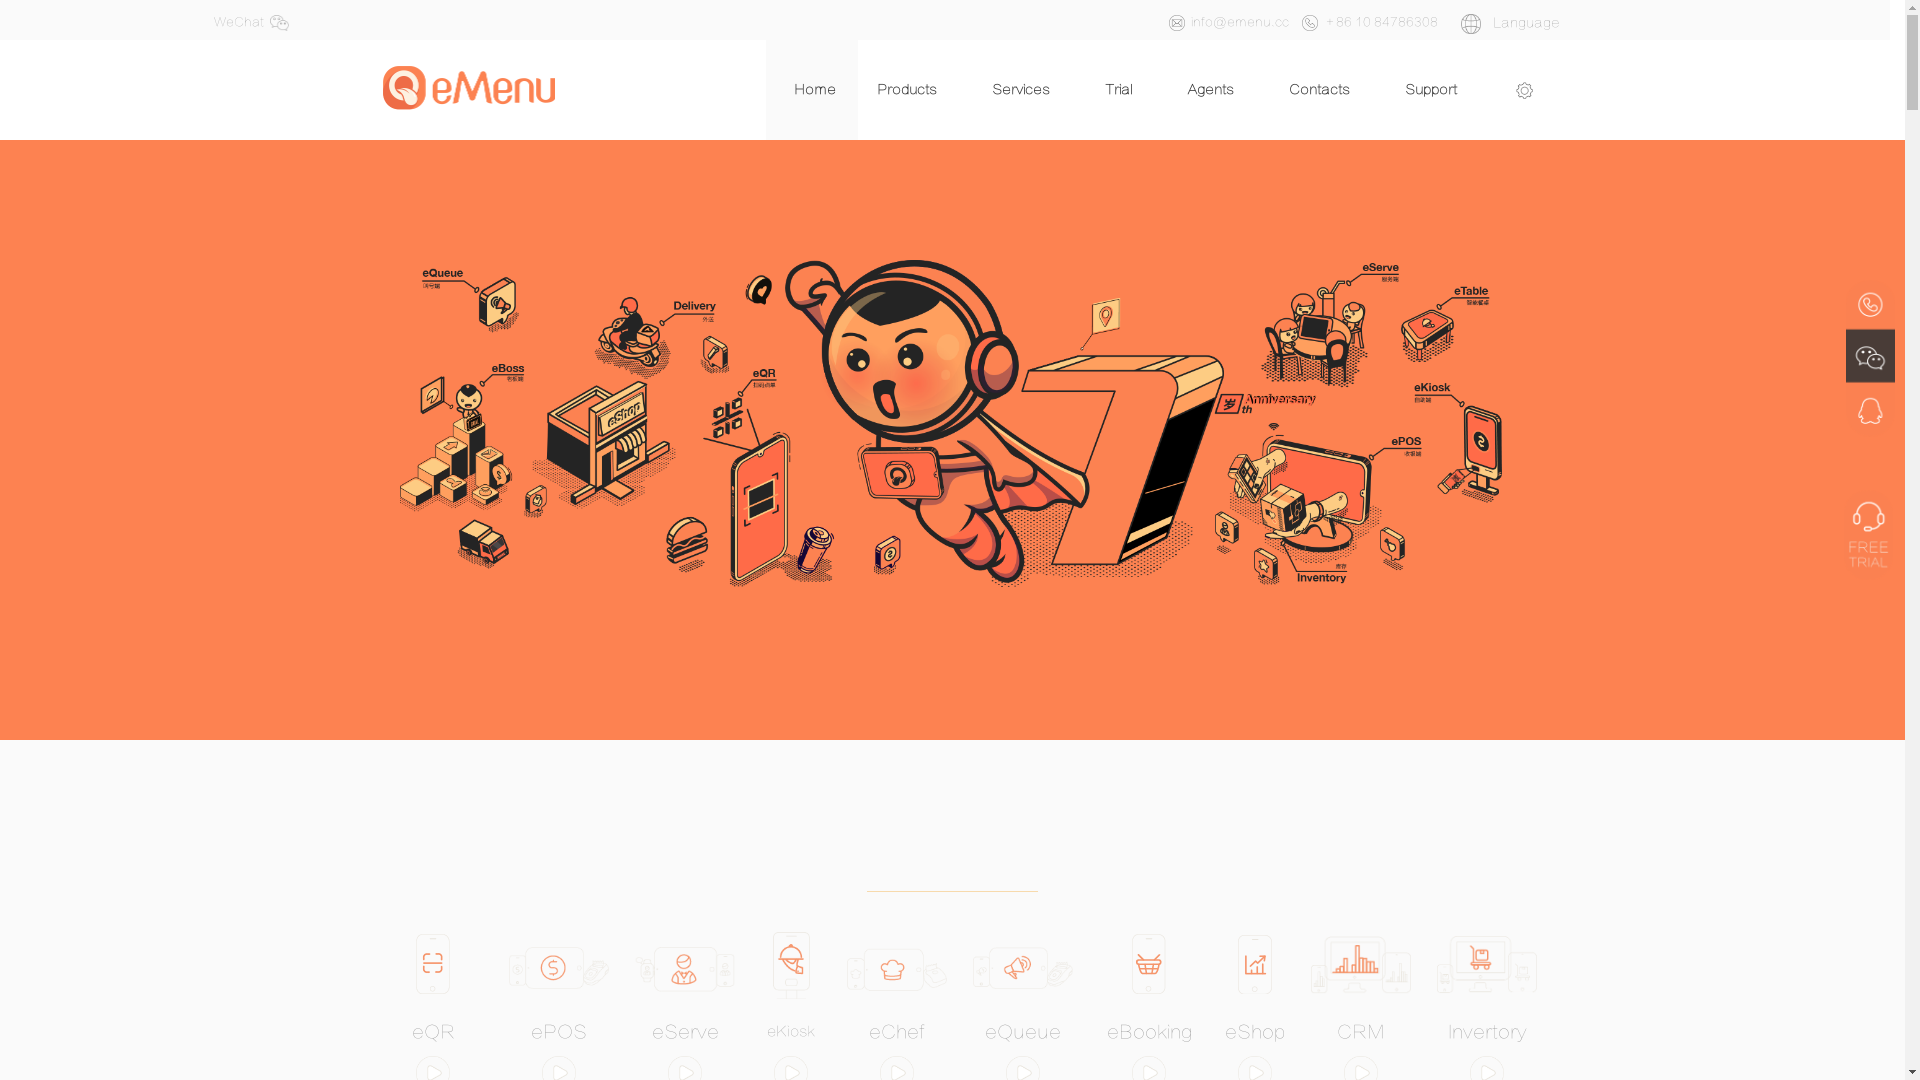 The height and width of the screenshot is (1080, 1920). What do you see at coordinates (1104, 1029) in the screenshot?
I see `'eBooking'` at bounding box center [1104, 1029].